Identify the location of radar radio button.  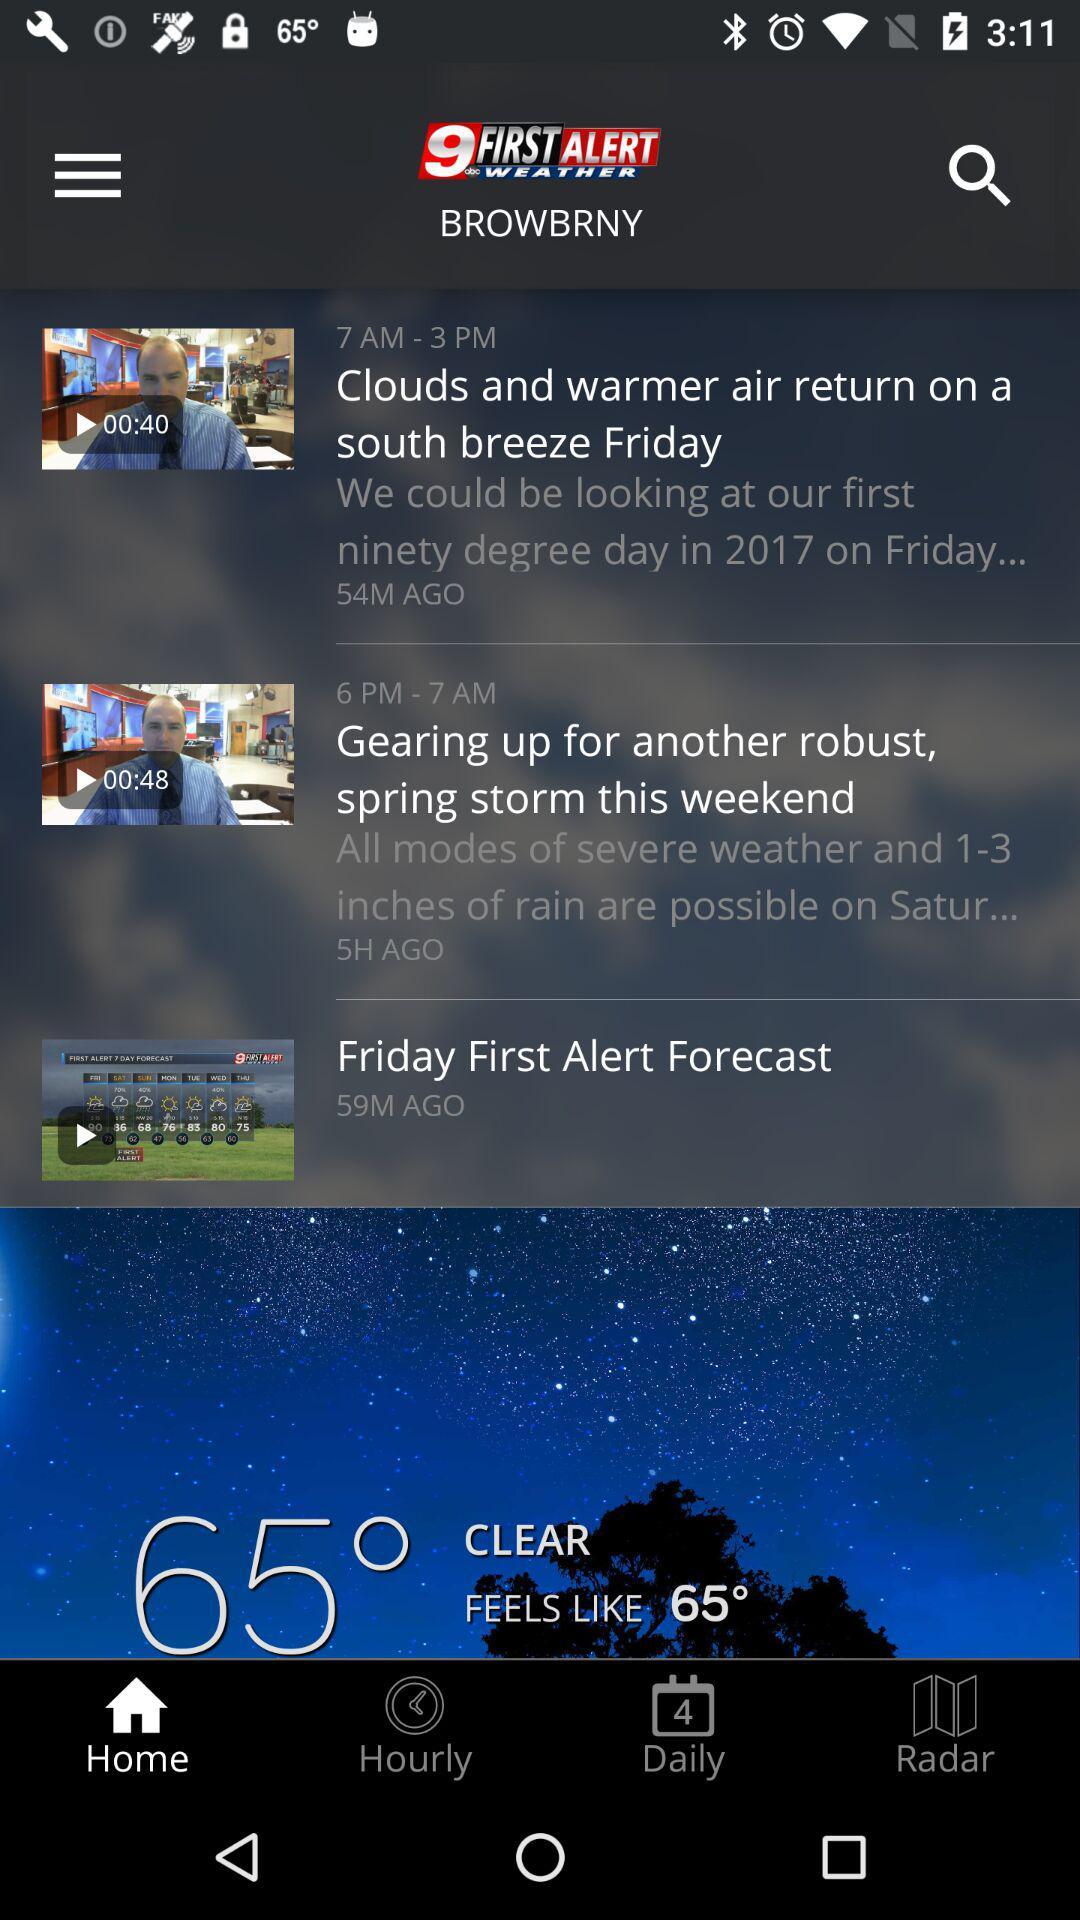
(945, 1726).